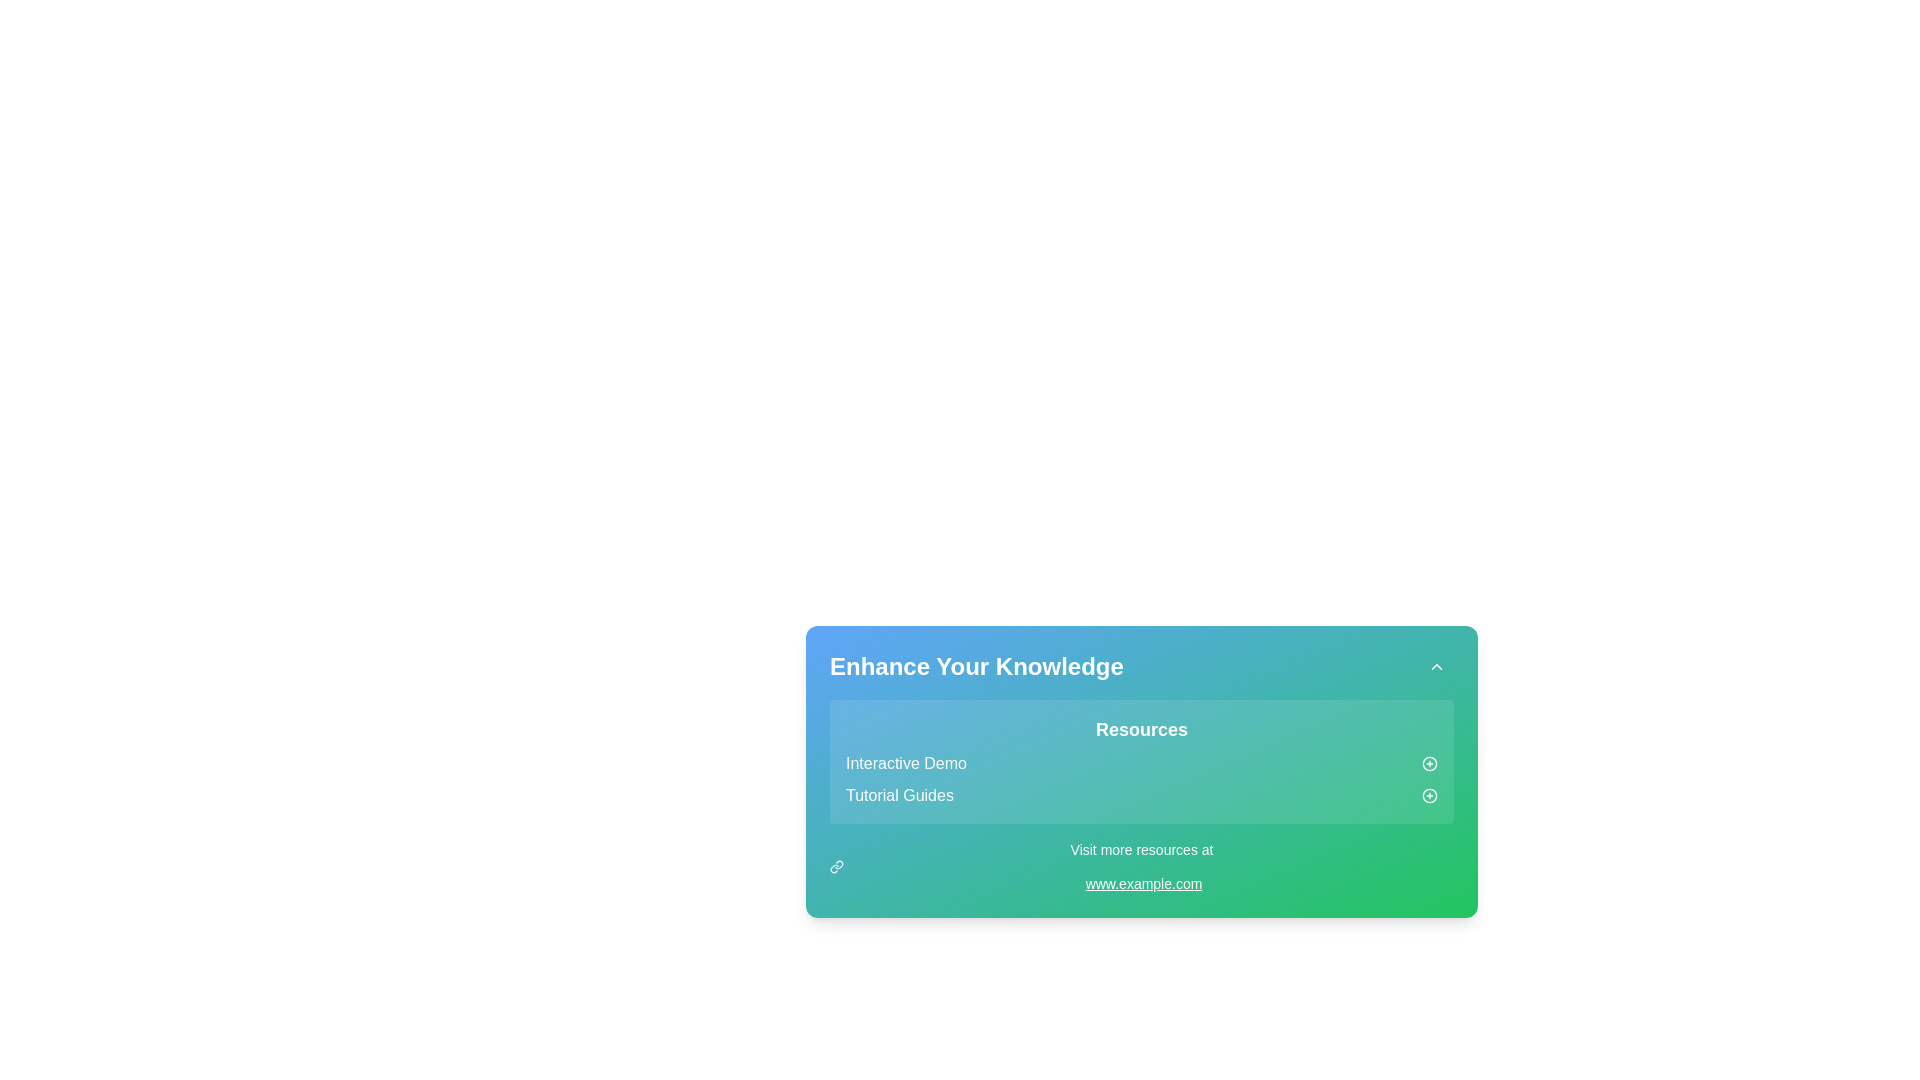  I want to click on the filled circular SVG graphic located in the lower-right corner of the card interface under the 'Resources' section, so click(1429, 763).